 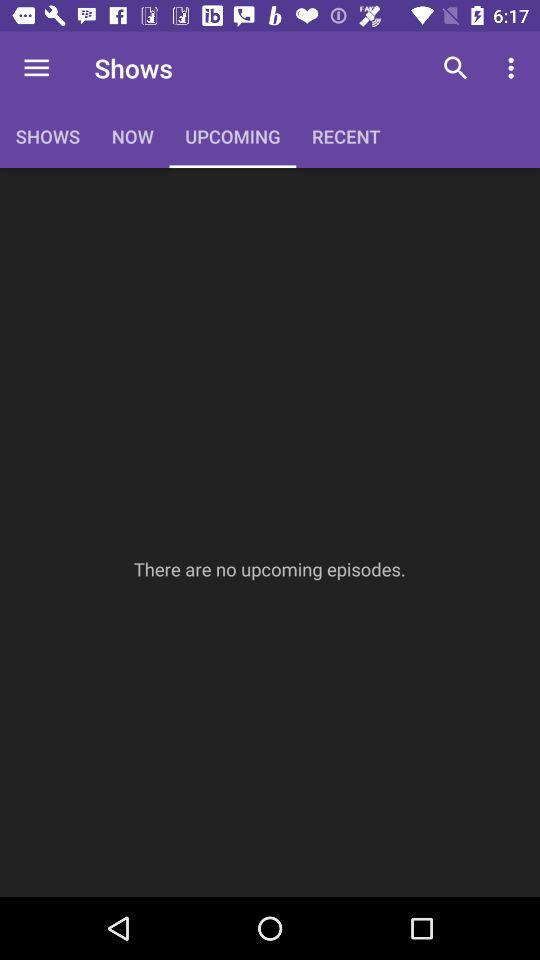 What do you see at coordinates (455, 68) in the screenshot?
I see `item next to the recent item` at bounding box center [455, 68].